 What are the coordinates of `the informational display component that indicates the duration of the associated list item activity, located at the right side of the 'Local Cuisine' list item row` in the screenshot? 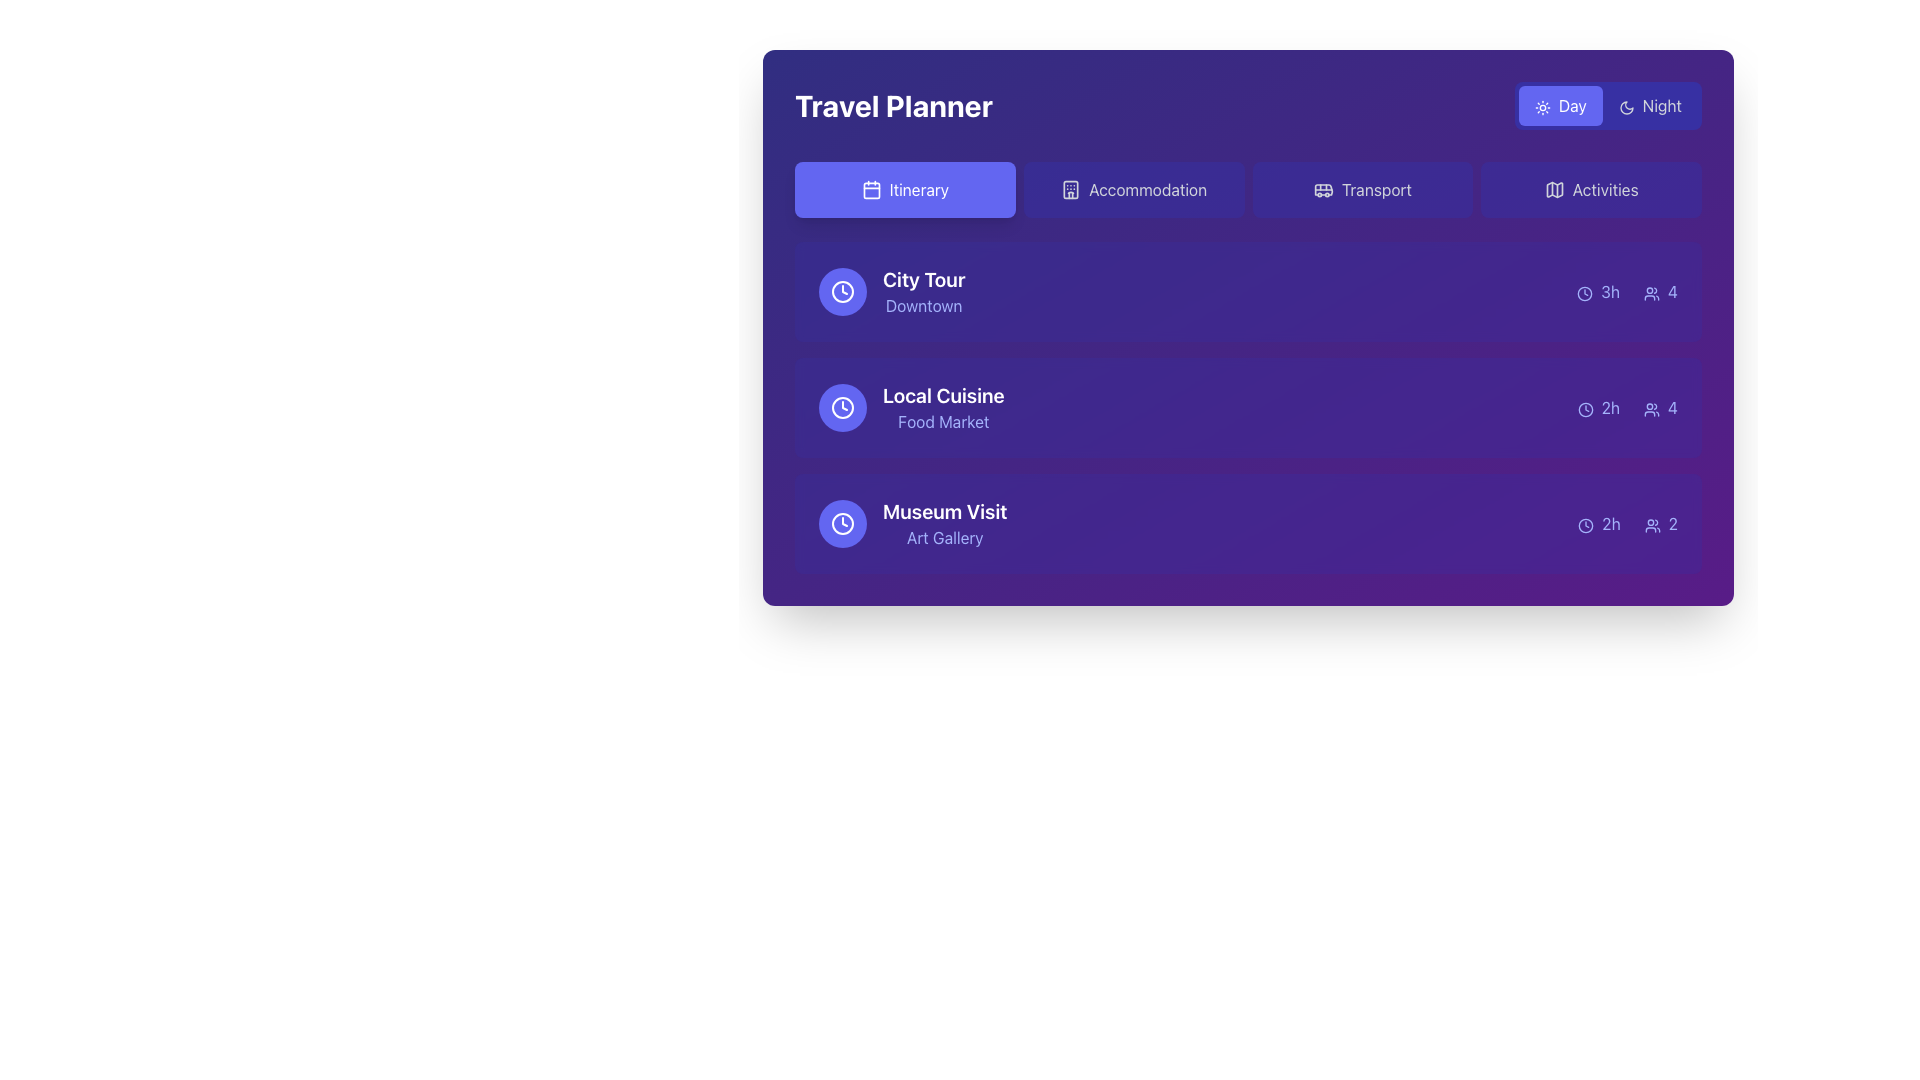 It's located at (1597, 407).